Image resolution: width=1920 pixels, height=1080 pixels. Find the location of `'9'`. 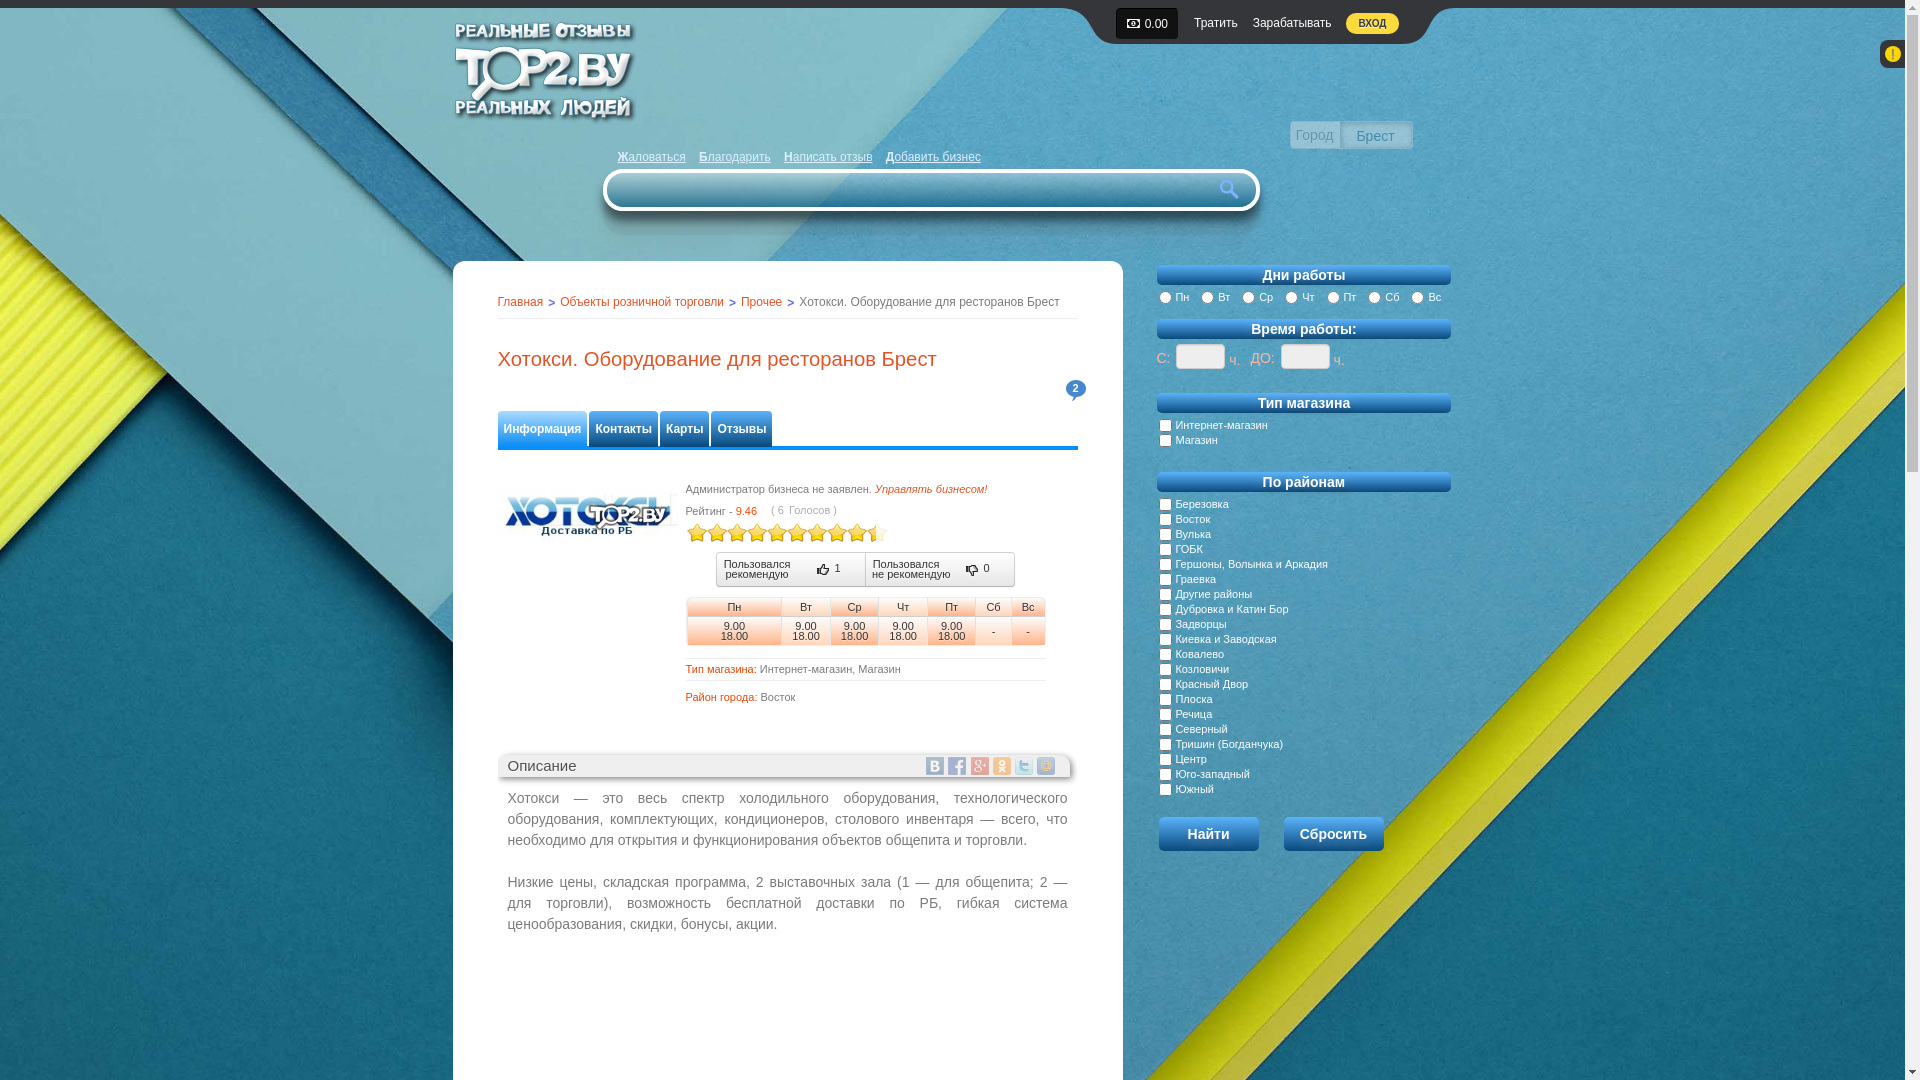

'9' is located at coordinates (775, 531).